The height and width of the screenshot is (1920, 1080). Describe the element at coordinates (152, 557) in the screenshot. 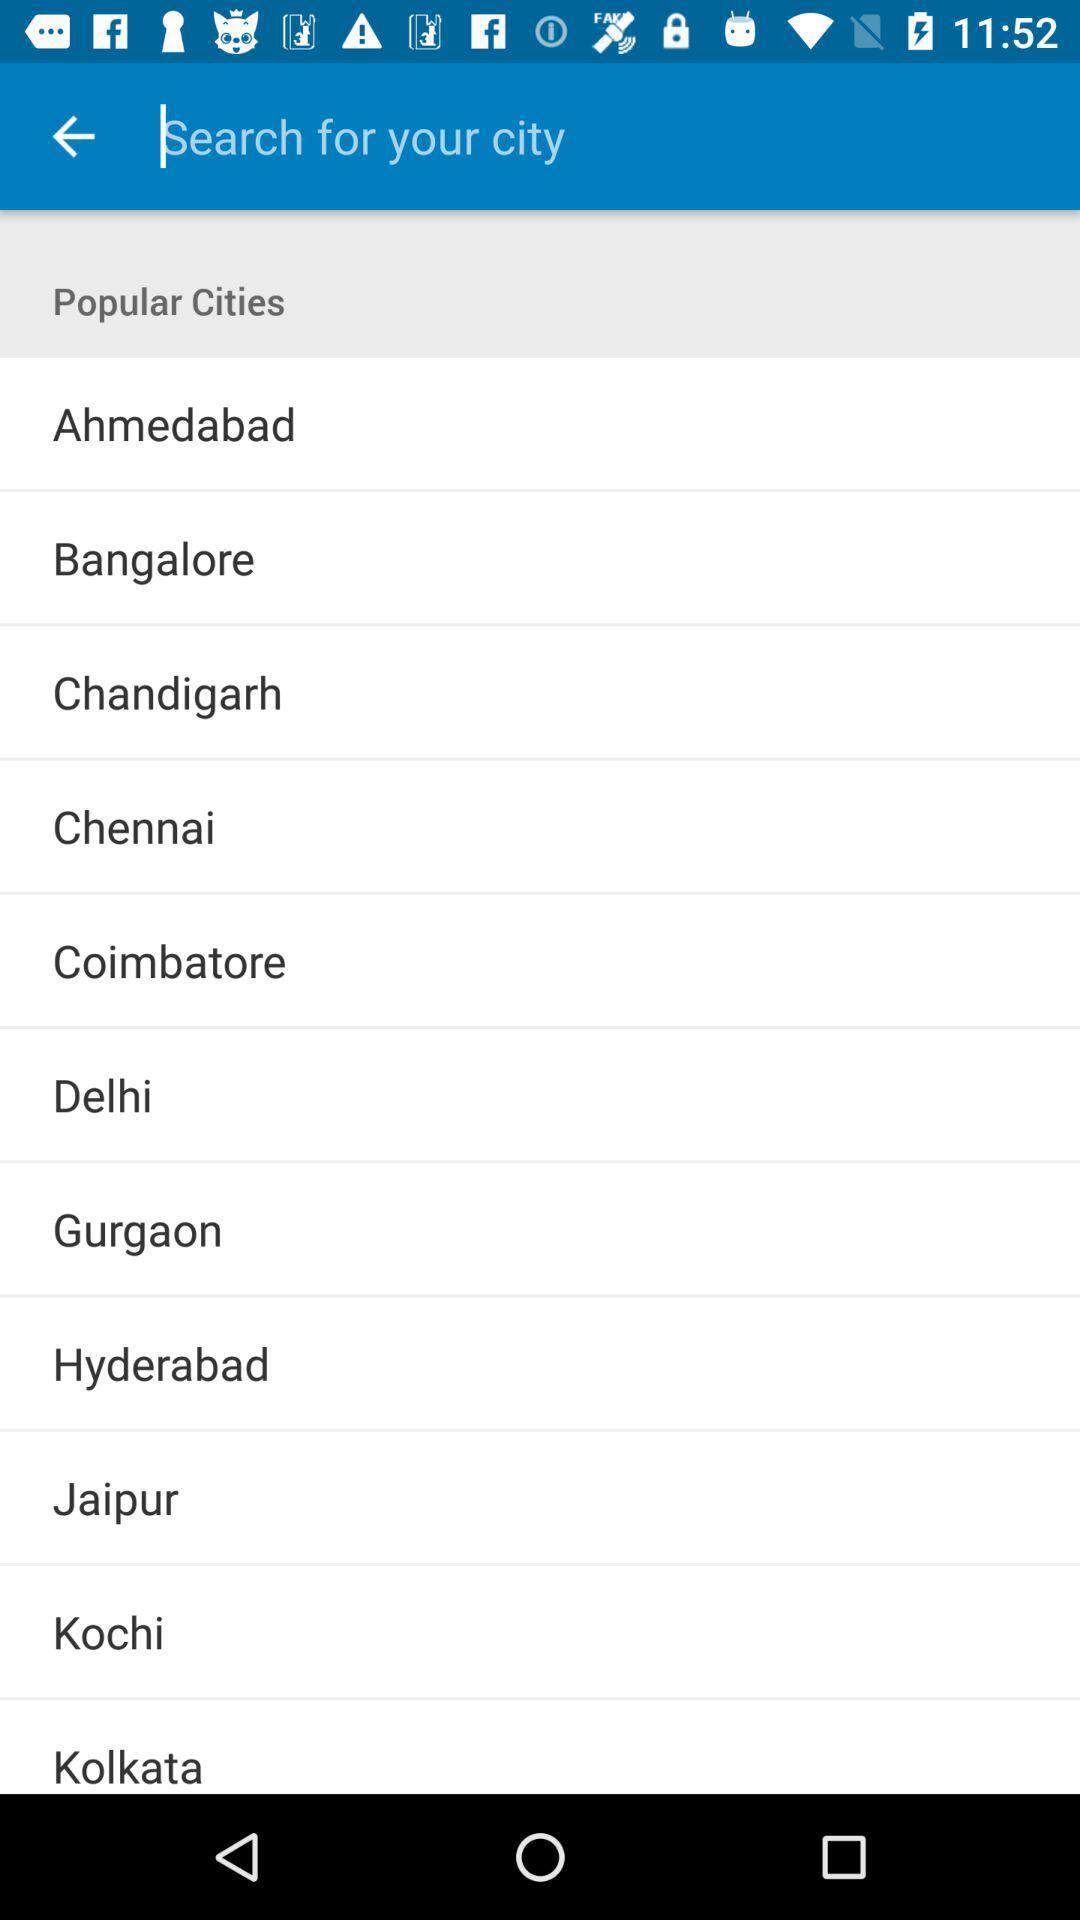

I see `bangalore icon` at that location.